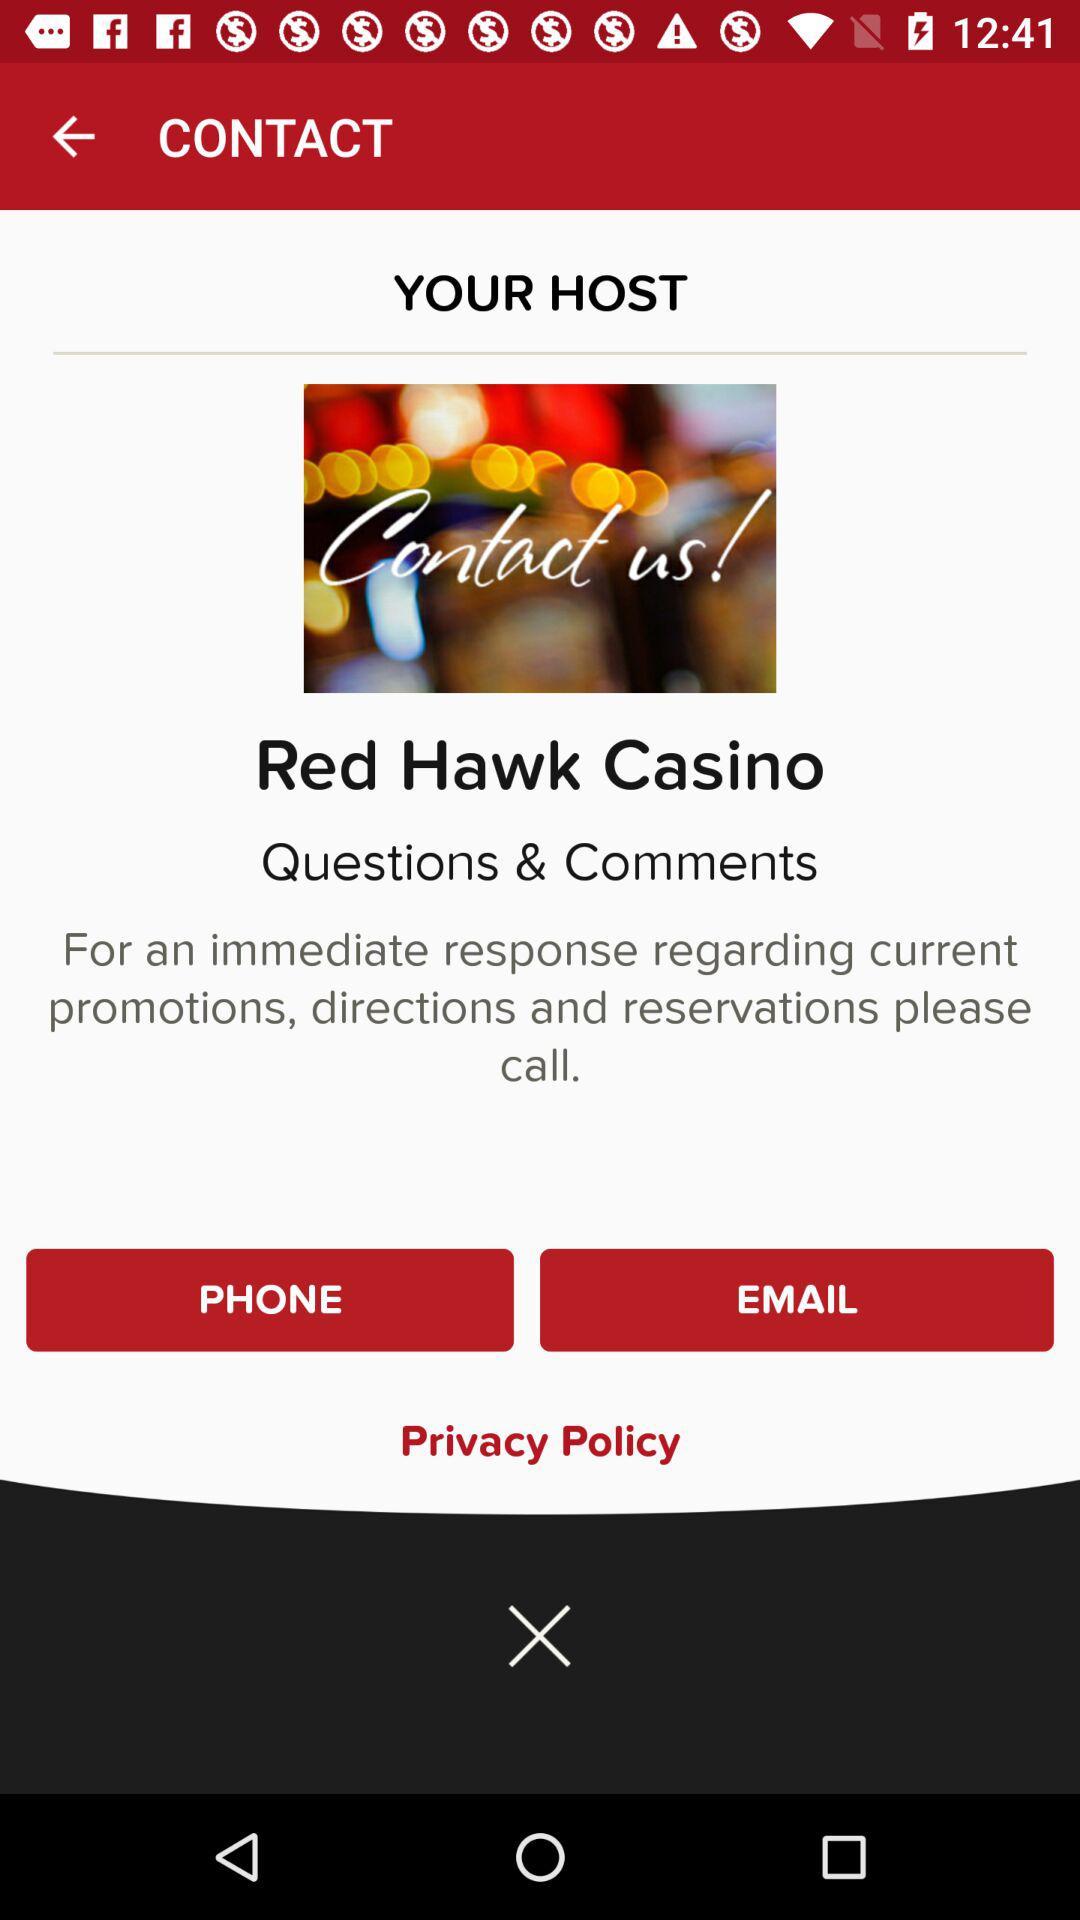 Image resolution: width=1080 pixels, height=1920 pixels. I want to click on item at the bottom right corner, so click(795, 1300).